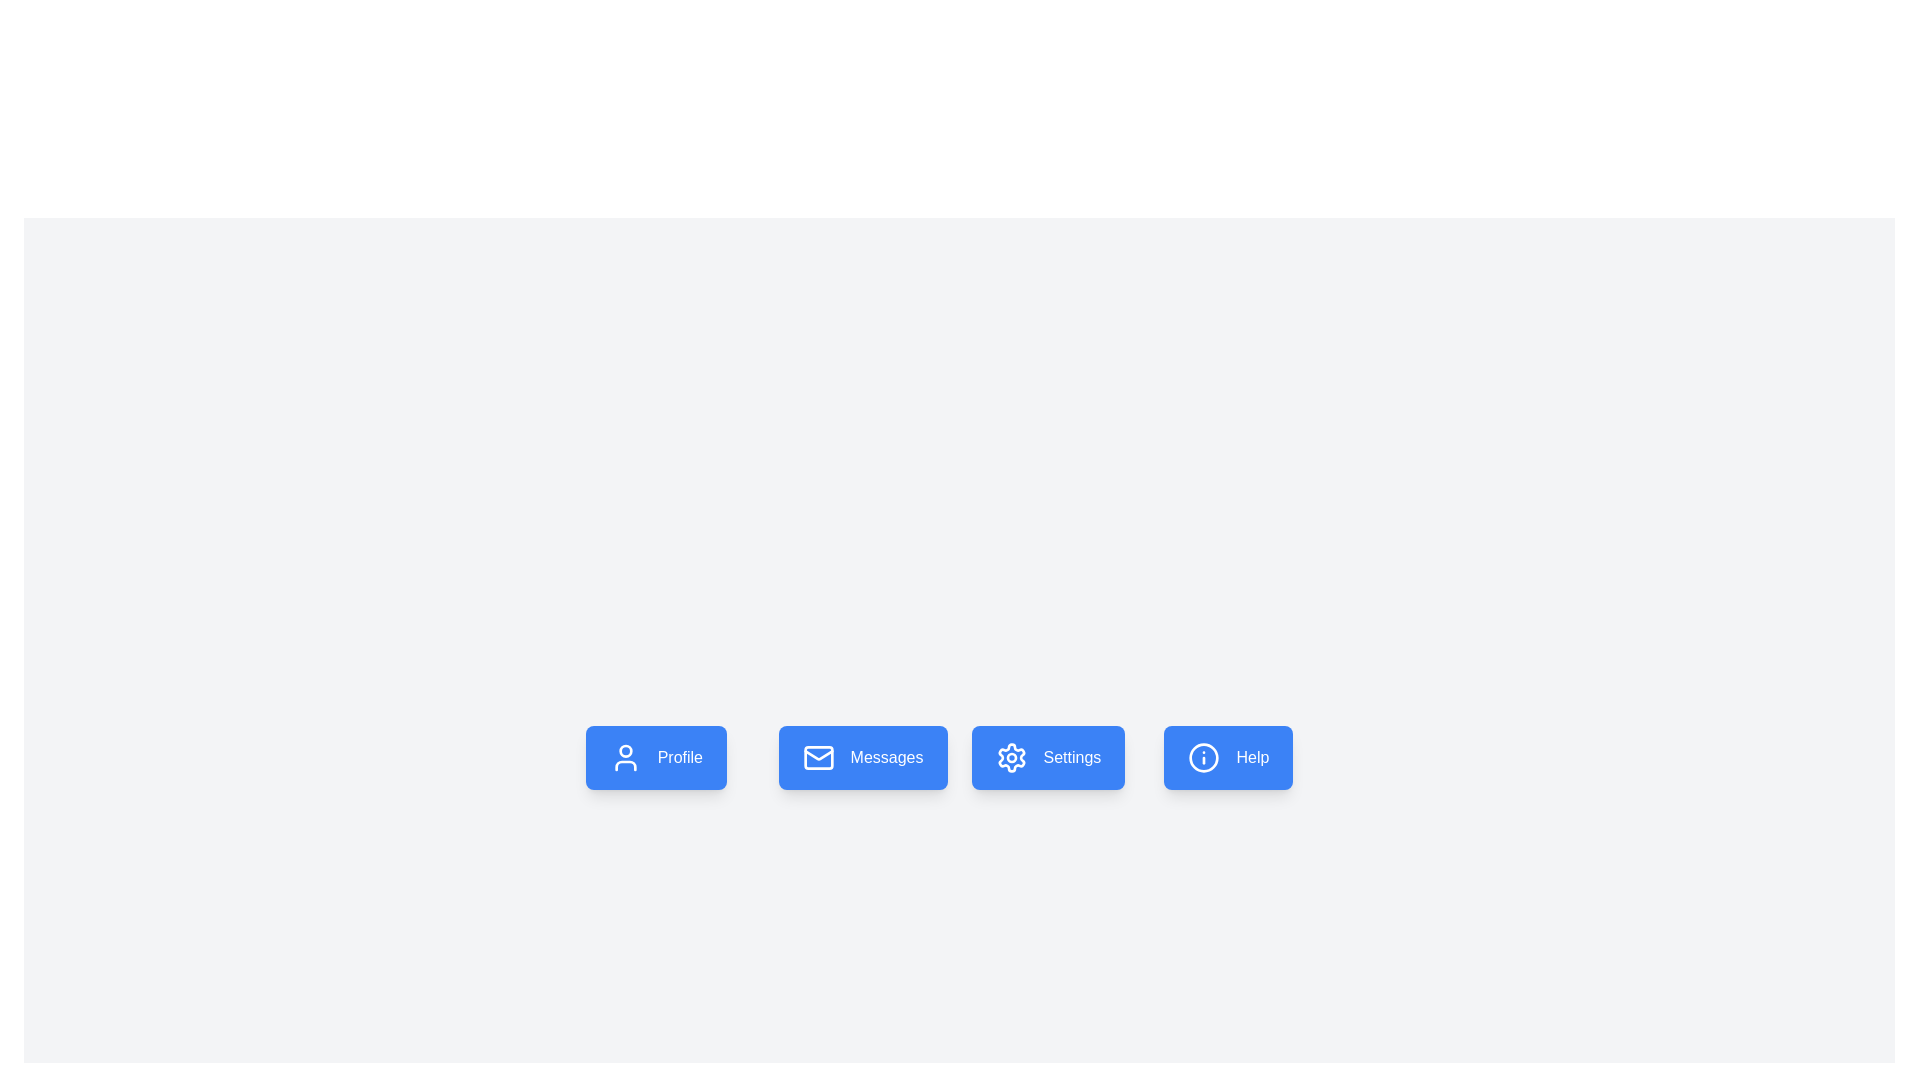 This screenshot has height=1080, width=1920. Describe the element at coordinates (863, 758) in the screenshot. I see `the 'Messages' navigation button, which is the second button in a row of four buttons, positioned centrally between the 'Profile' and 'Settings' buttons` at that location.